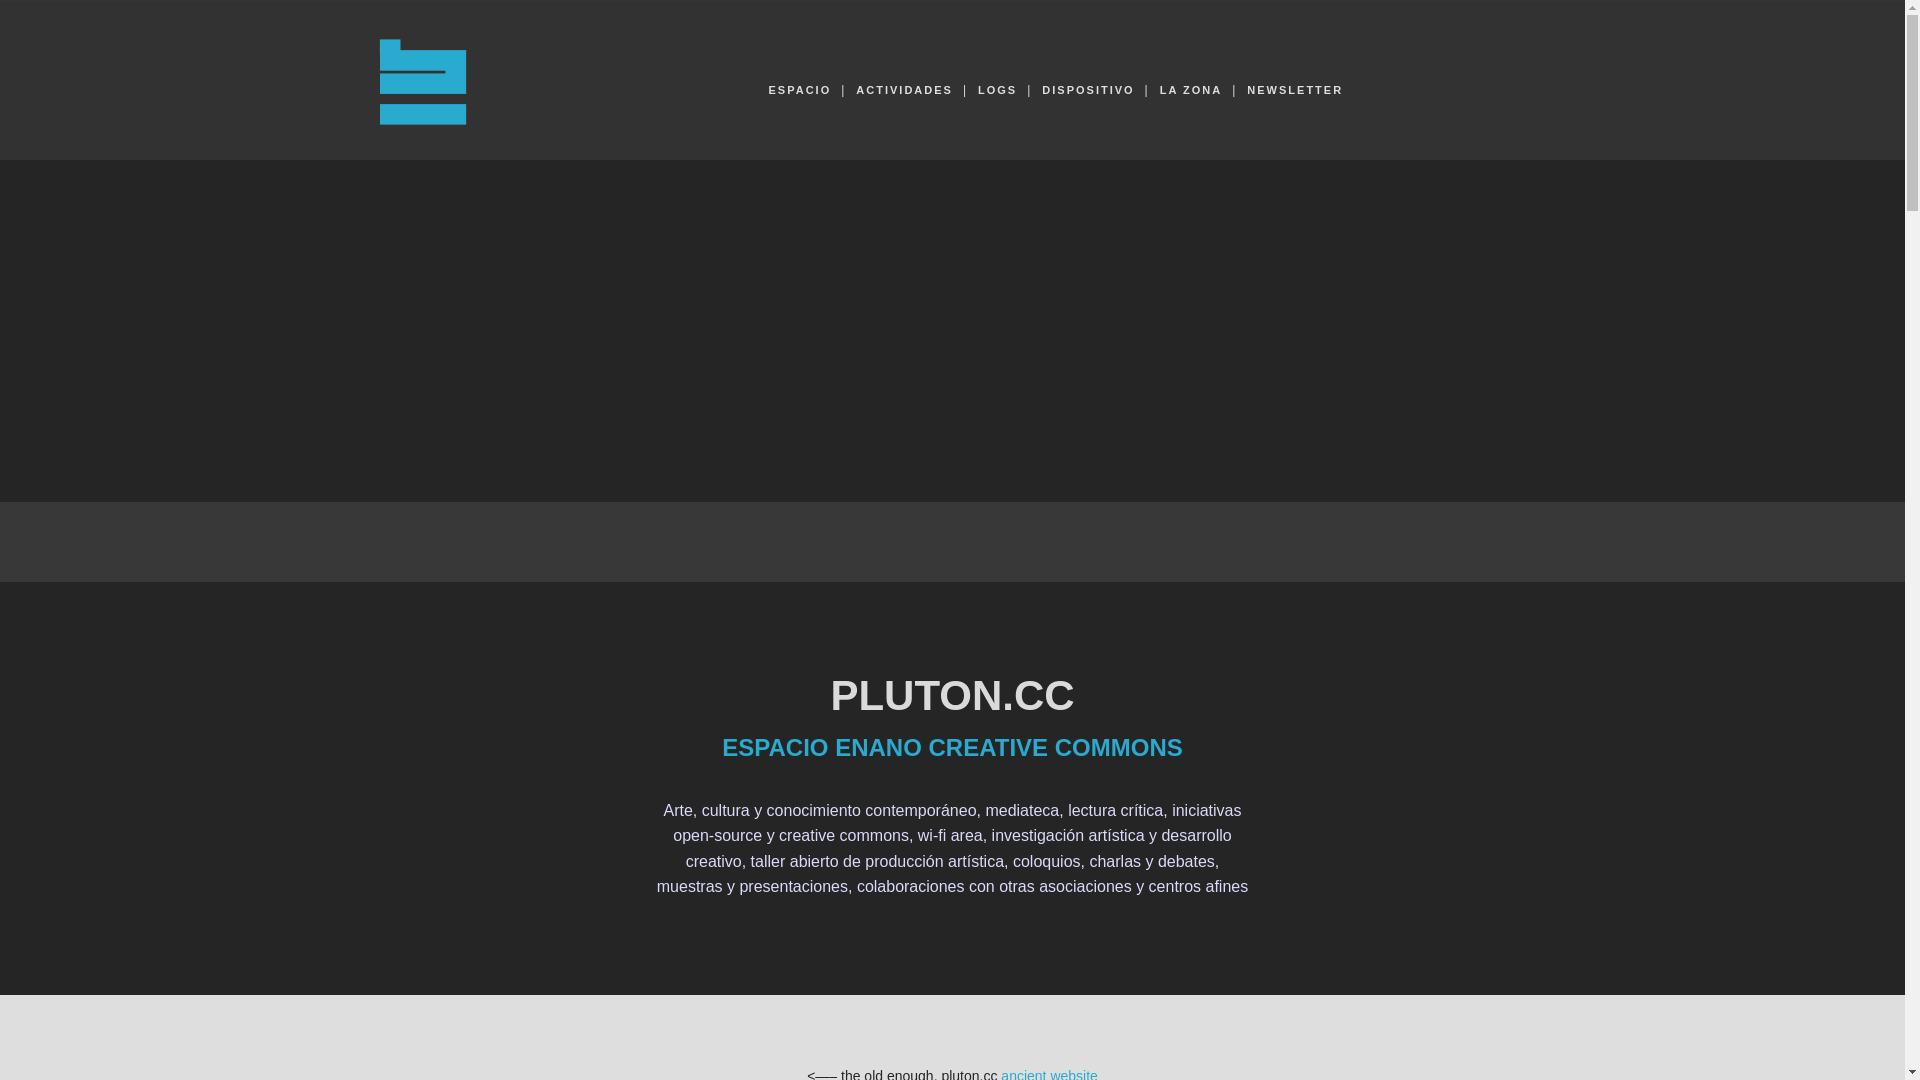  What do you see at coordinates (1246, 88) in the screenshot?
I see `'NEWSLETTER'` at bounding box center [1246, 88].